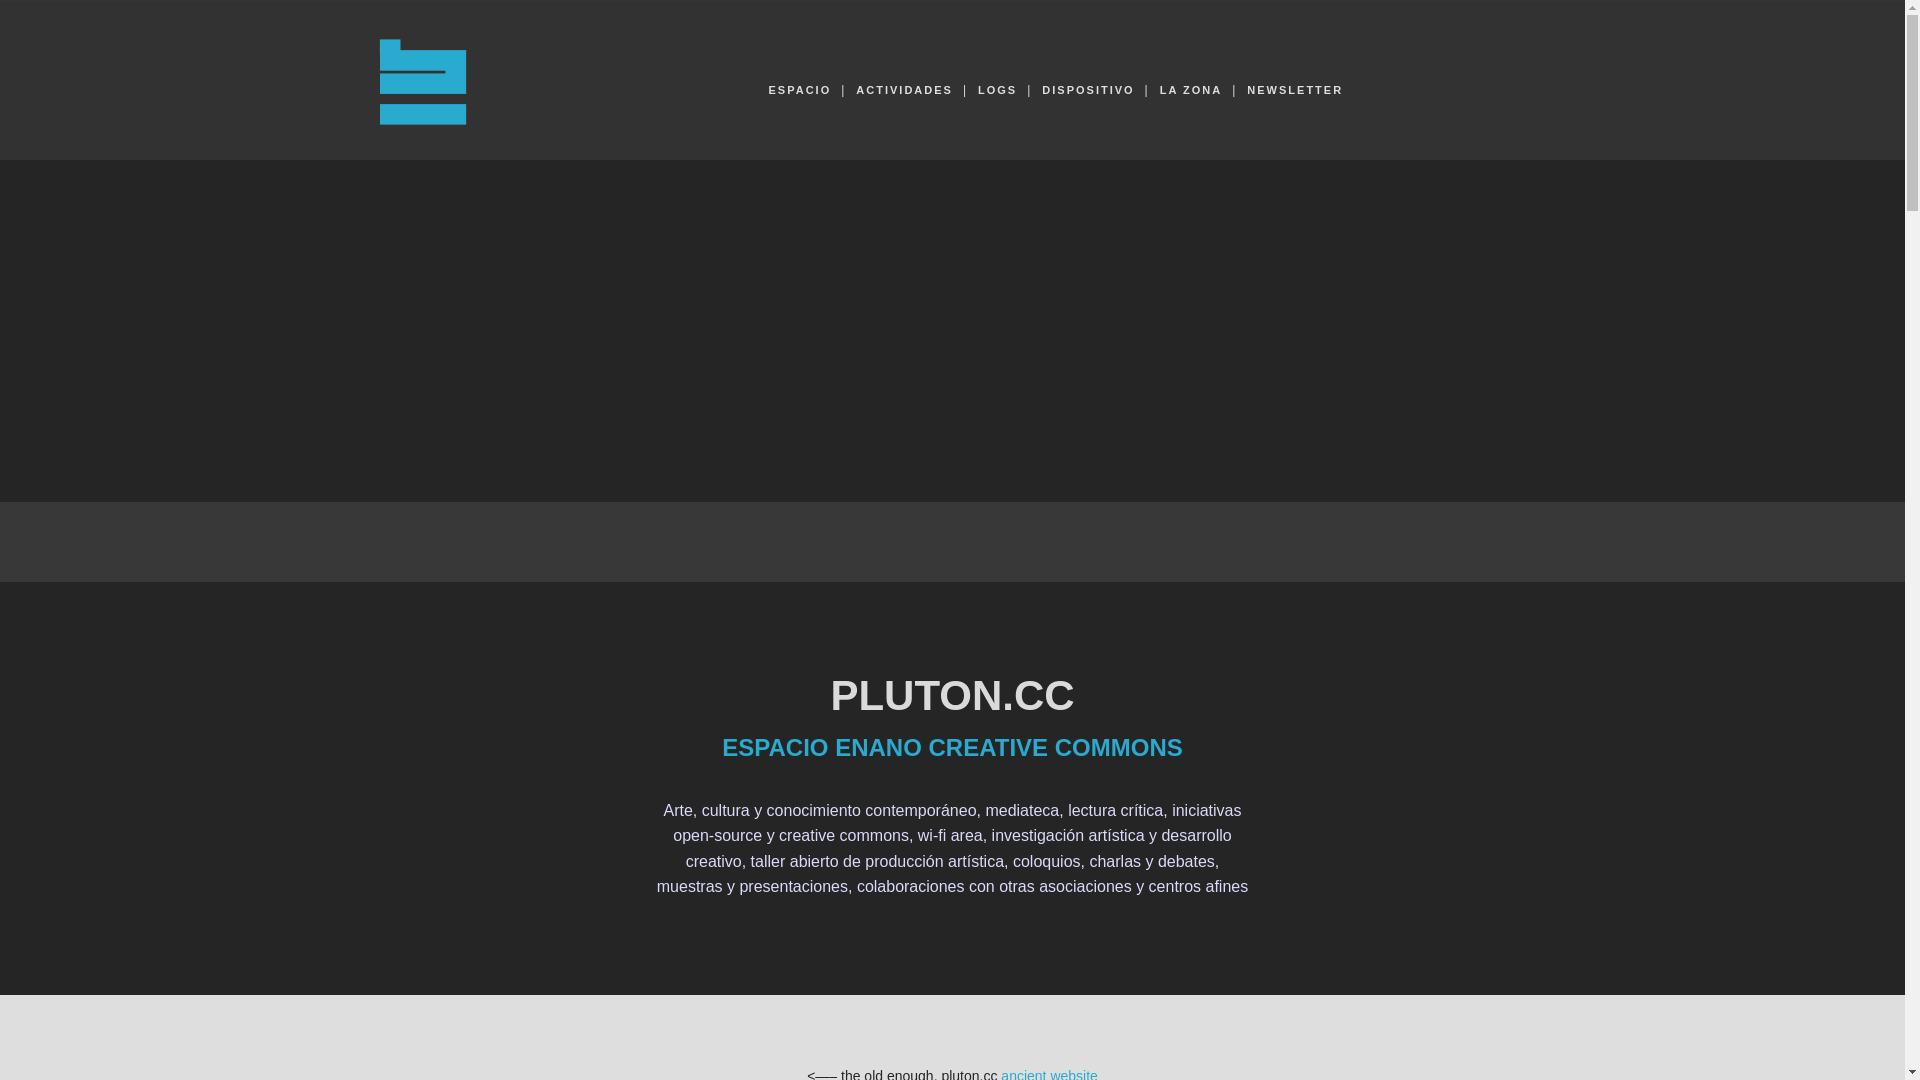  What do you see at coordinates (1246, 88) in the screenshot?
I see `'NEWSLETTER'` at bounding box center [1246, 88].